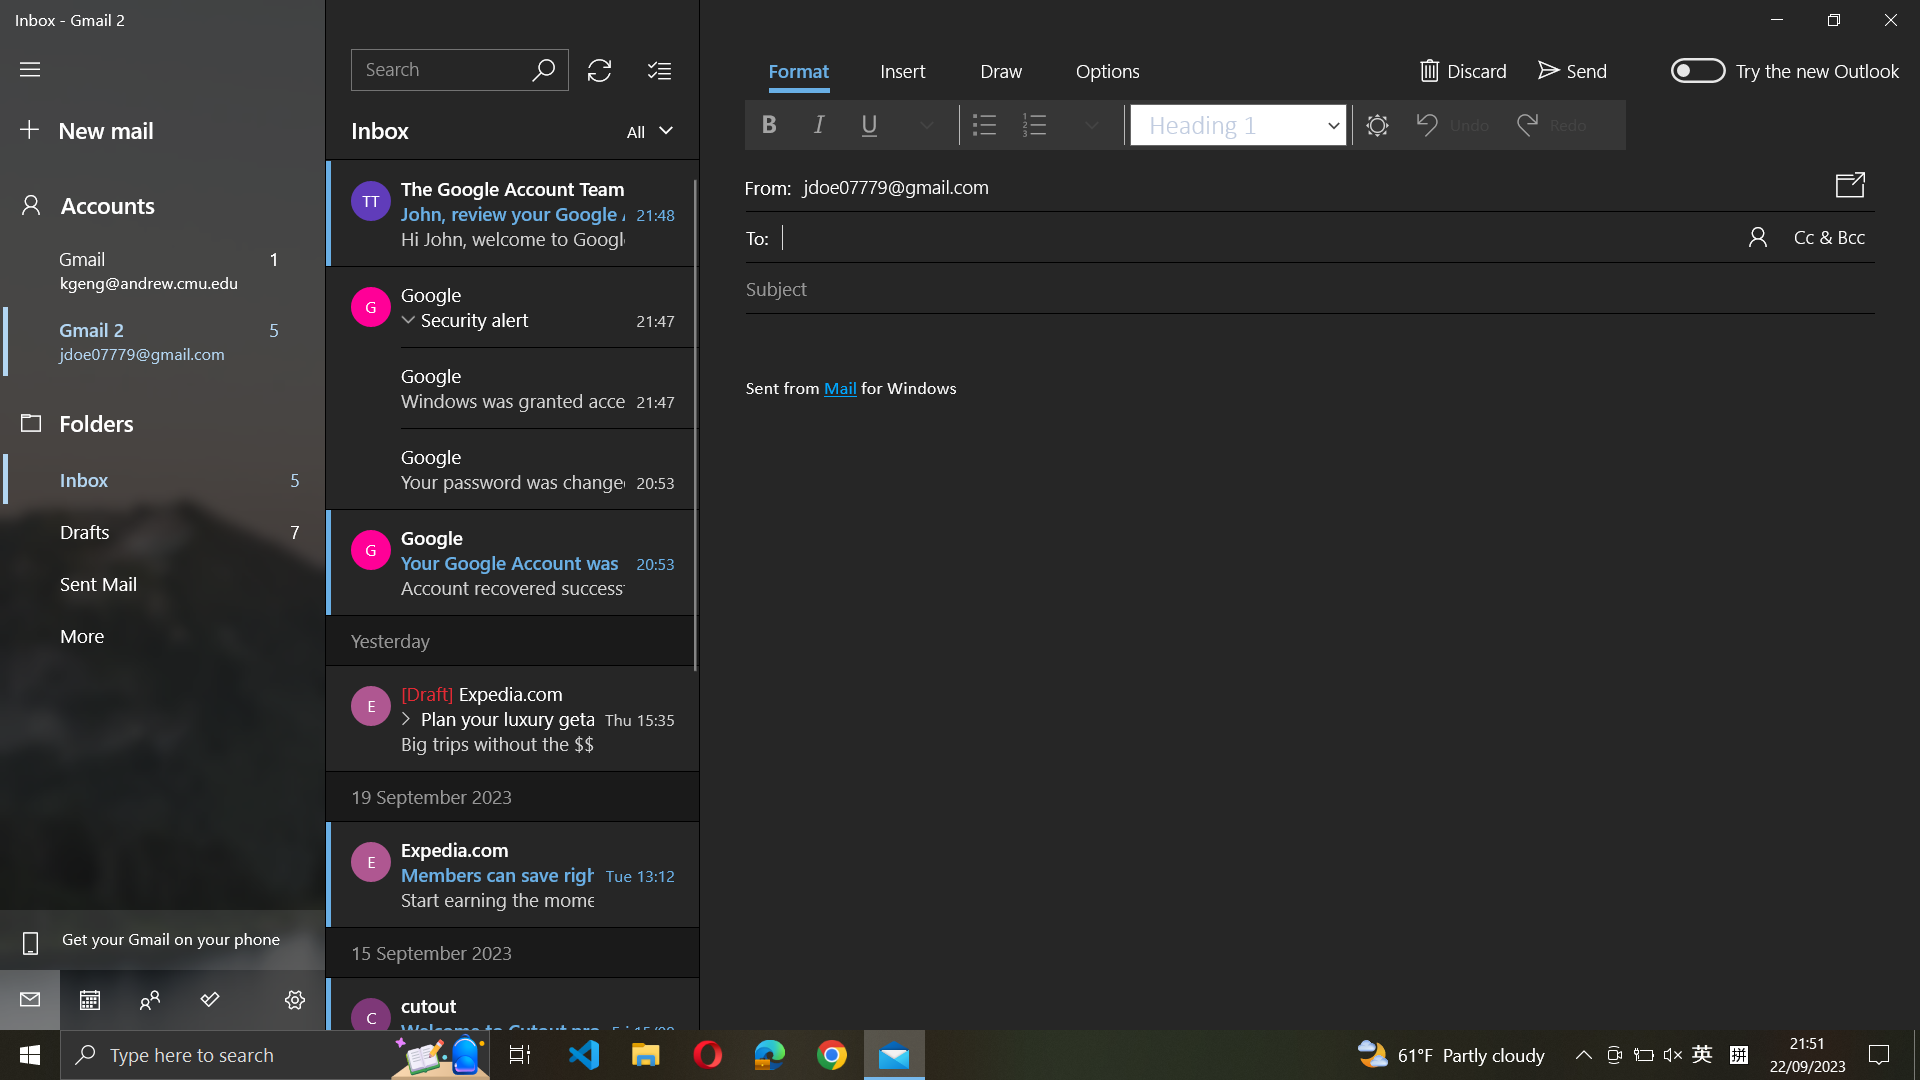 Image resolution: width=1920 pixels, height=1080 pixels. What do you see at coordinates (1316, 631) in the screenshot?
I see `the signature to "John" and underline the text` at bounding box center [1316, 631].